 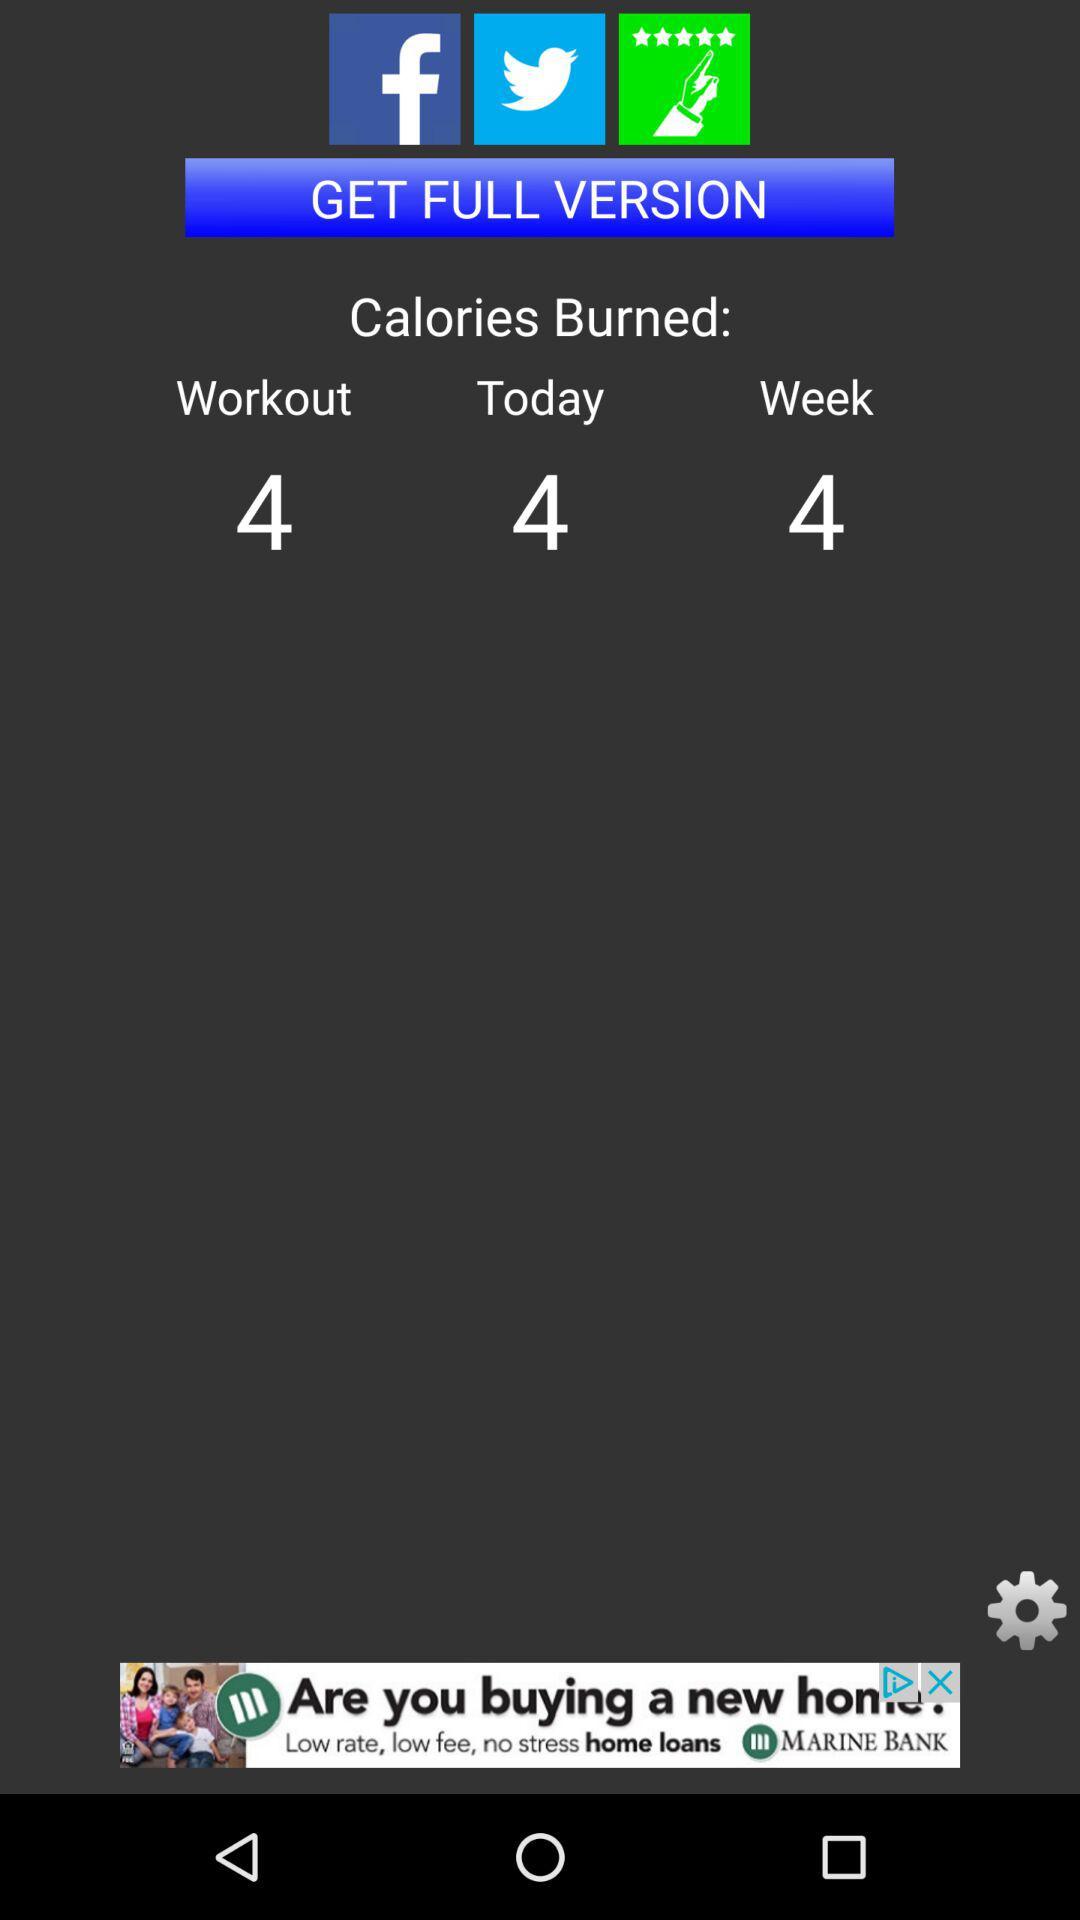 I want to click on share on twitter, so click(x=538, y=79).